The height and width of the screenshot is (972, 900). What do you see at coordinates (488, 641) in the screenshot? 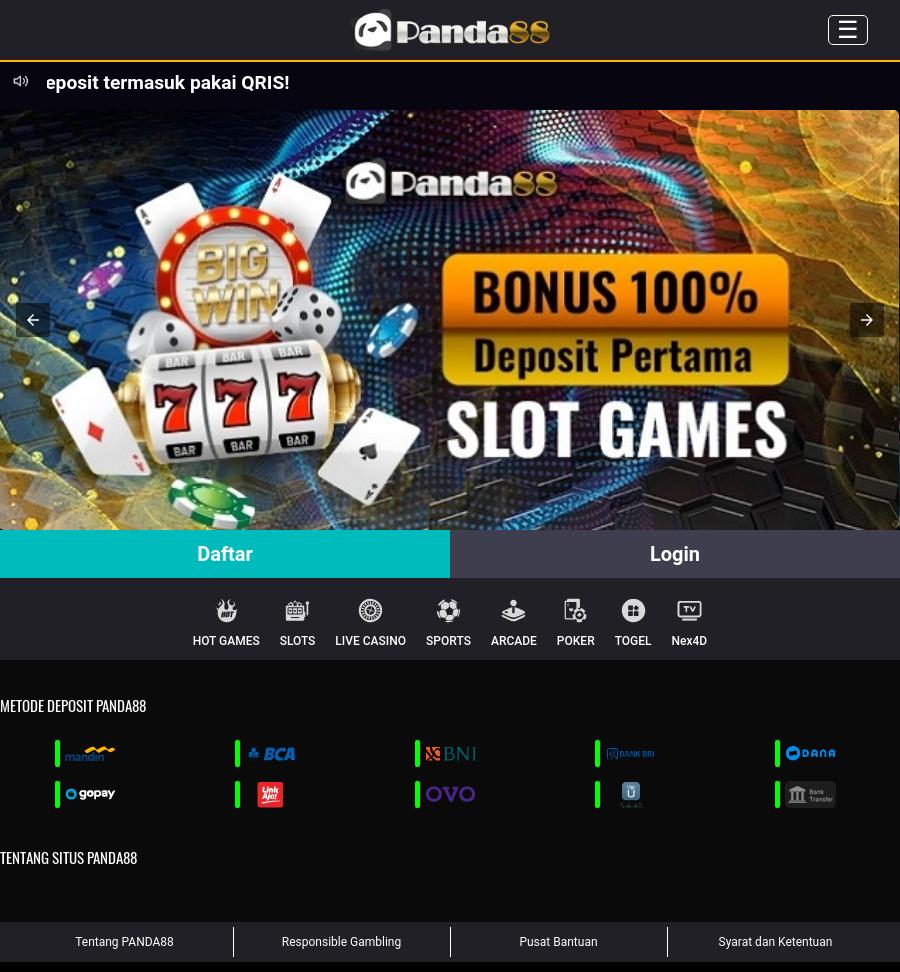
I see `'ARCADE'` at bounding box center [488, 641].